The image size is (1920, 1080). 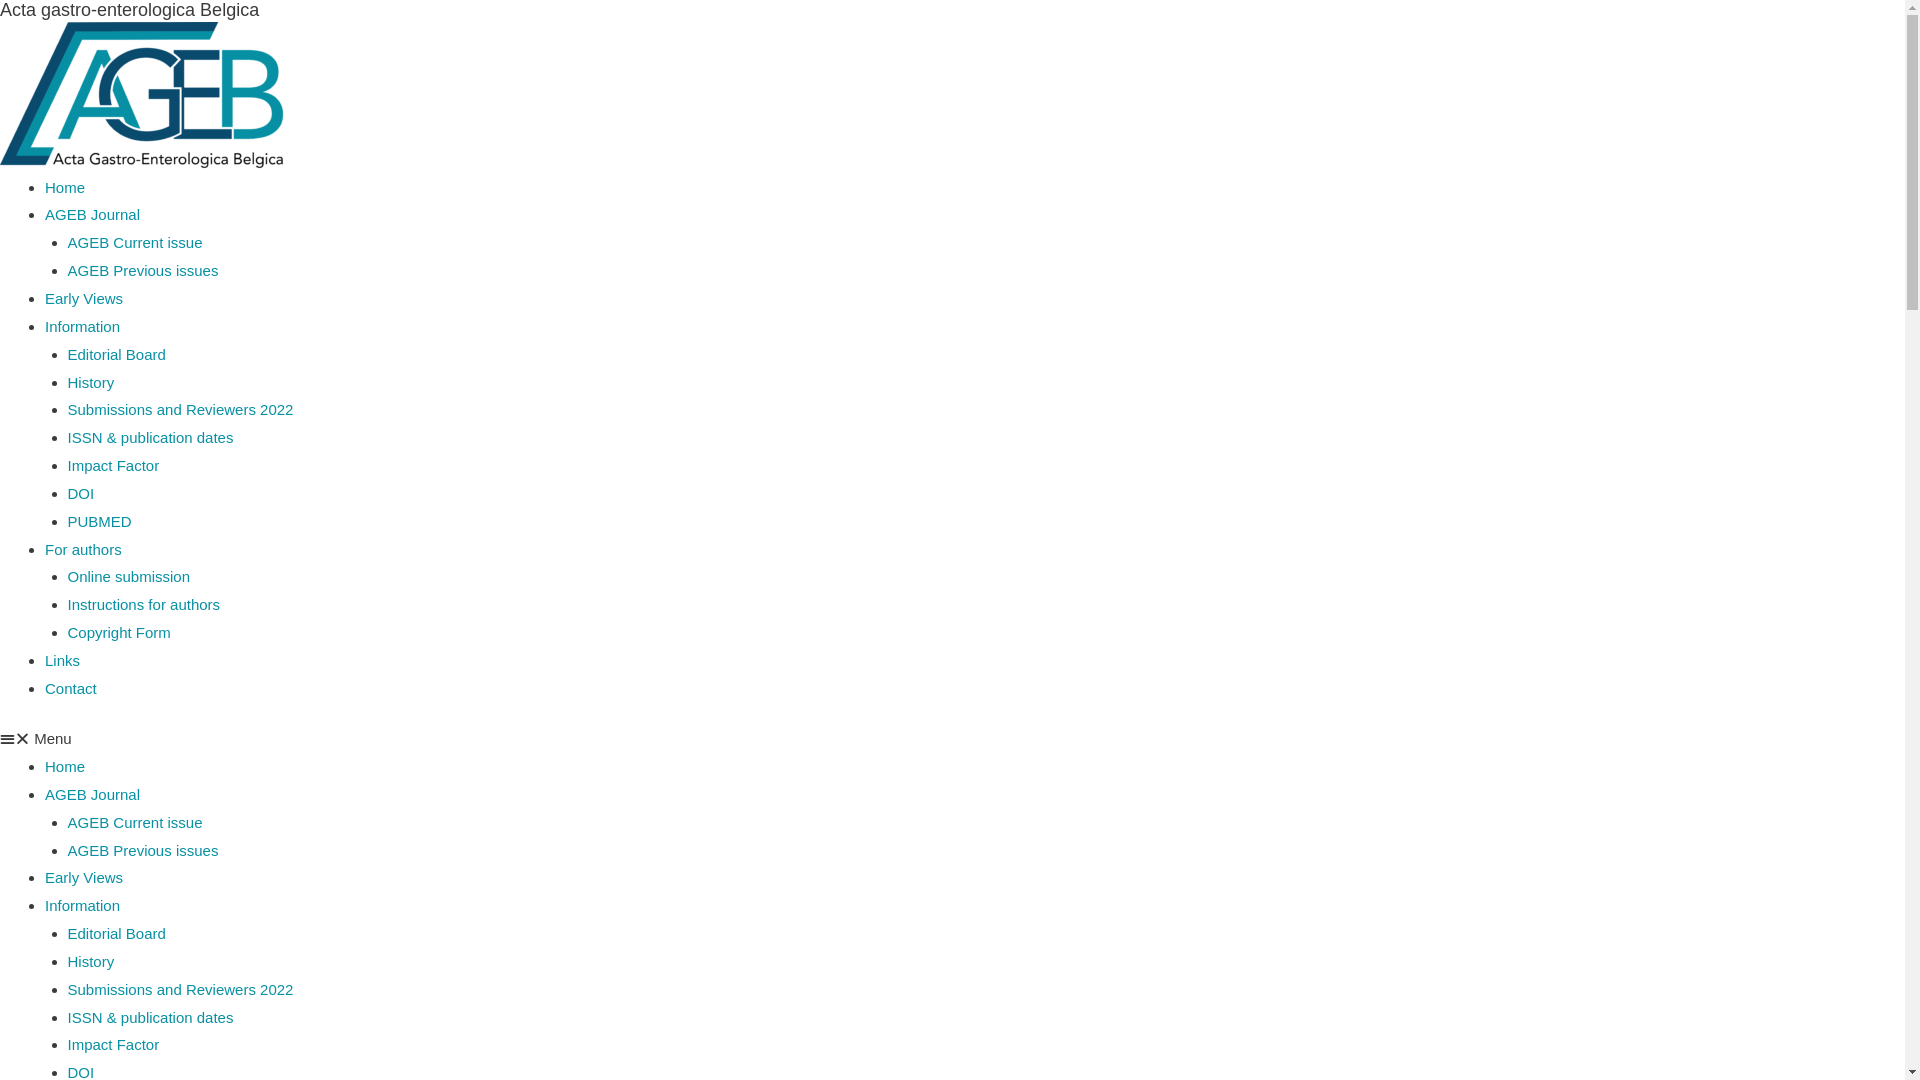 What do you see at coordinates (62, 660) in the screenshot?
I see `'Links'` at bounding box center [62, 660].